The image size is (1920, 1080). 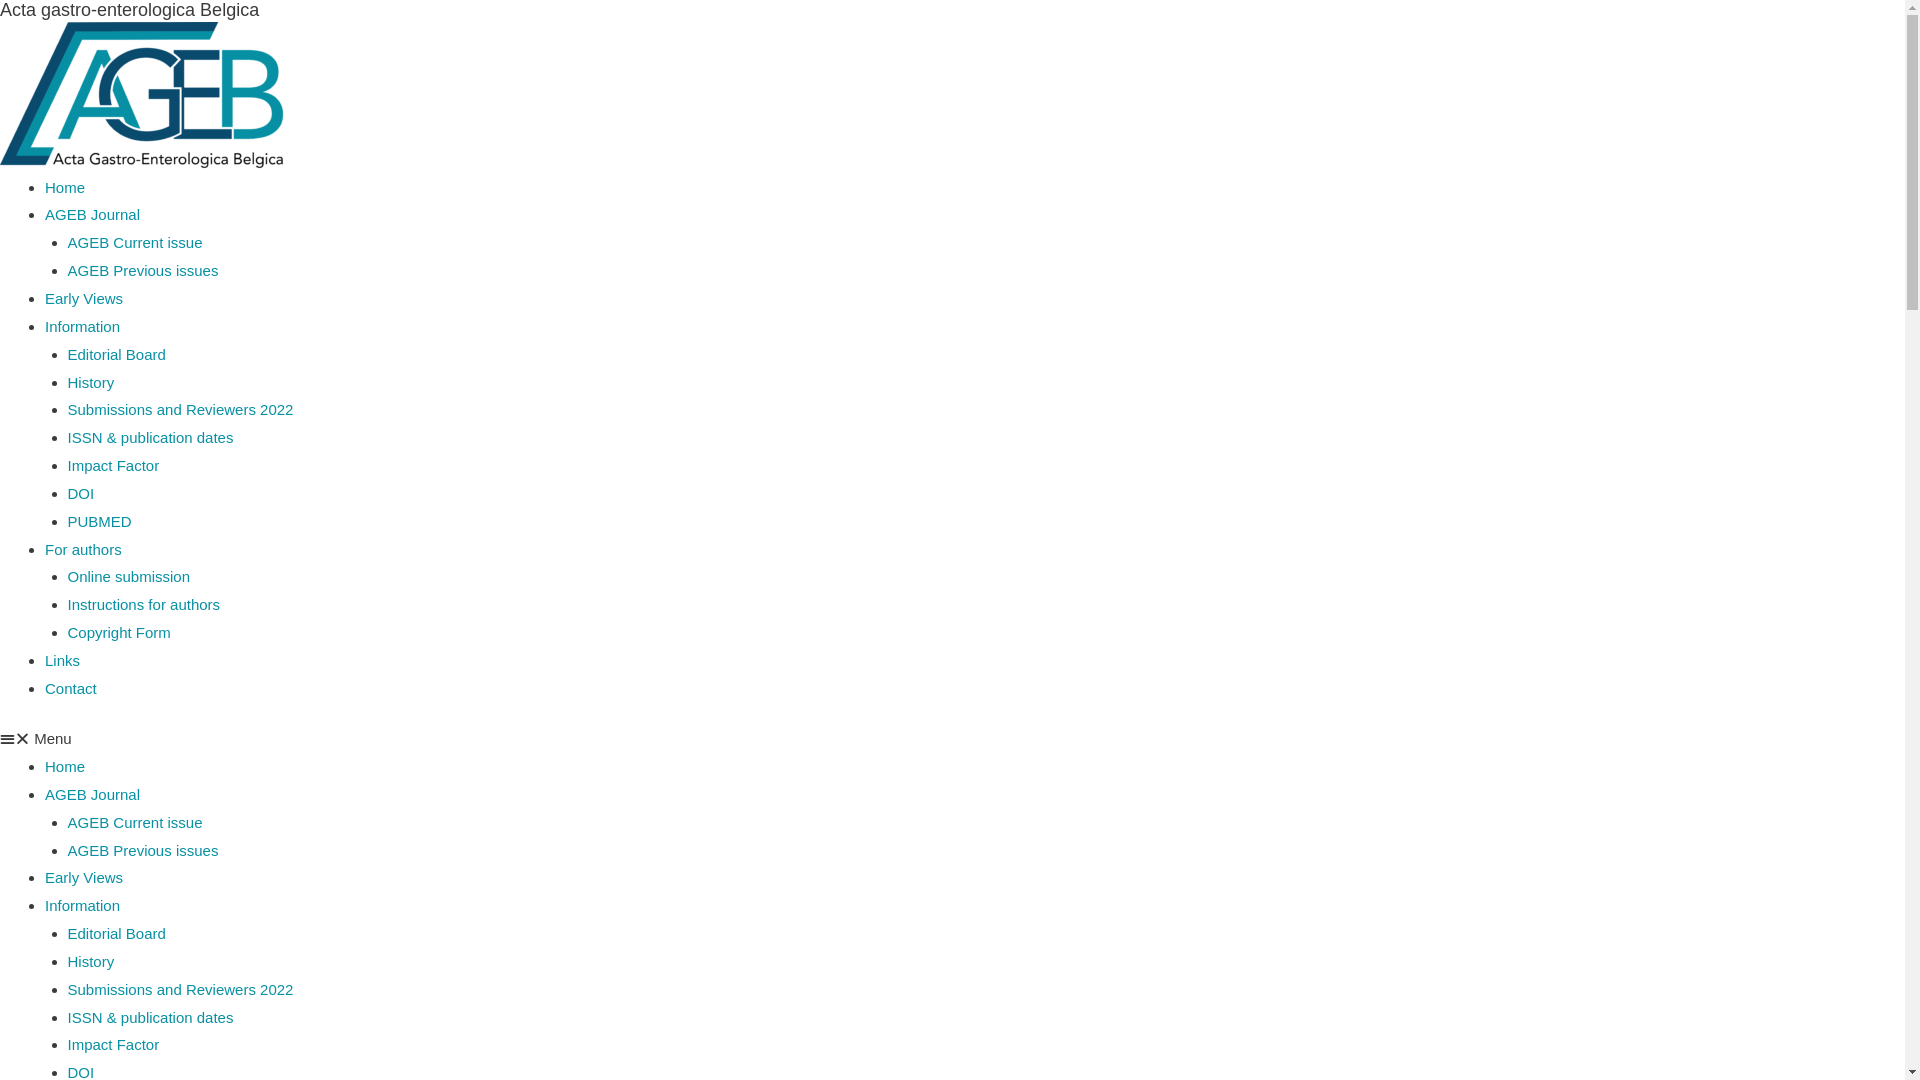 What do you see at coordinates (62, 660) in the screenshot?
I see `'Links'` at bounding box center [62, 660].